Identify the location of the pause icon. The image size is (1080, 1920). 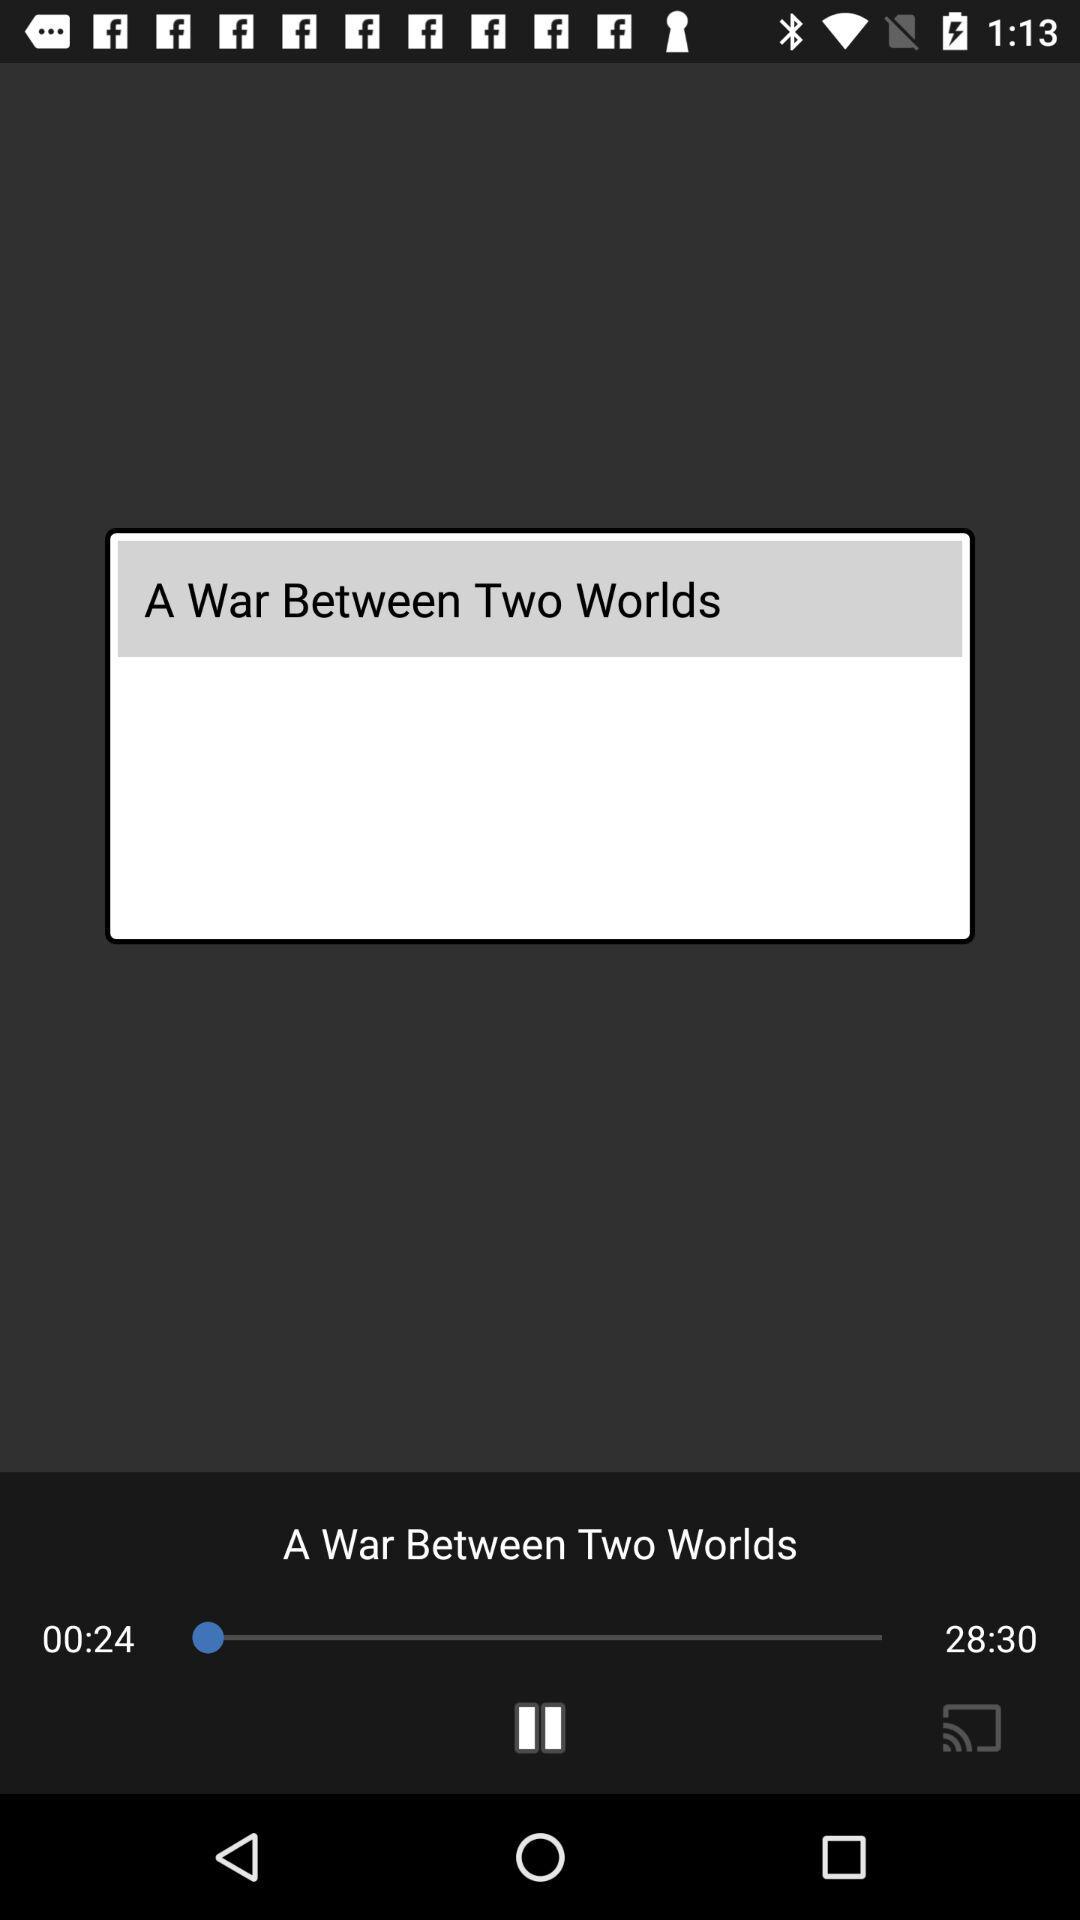
(540, 1727).